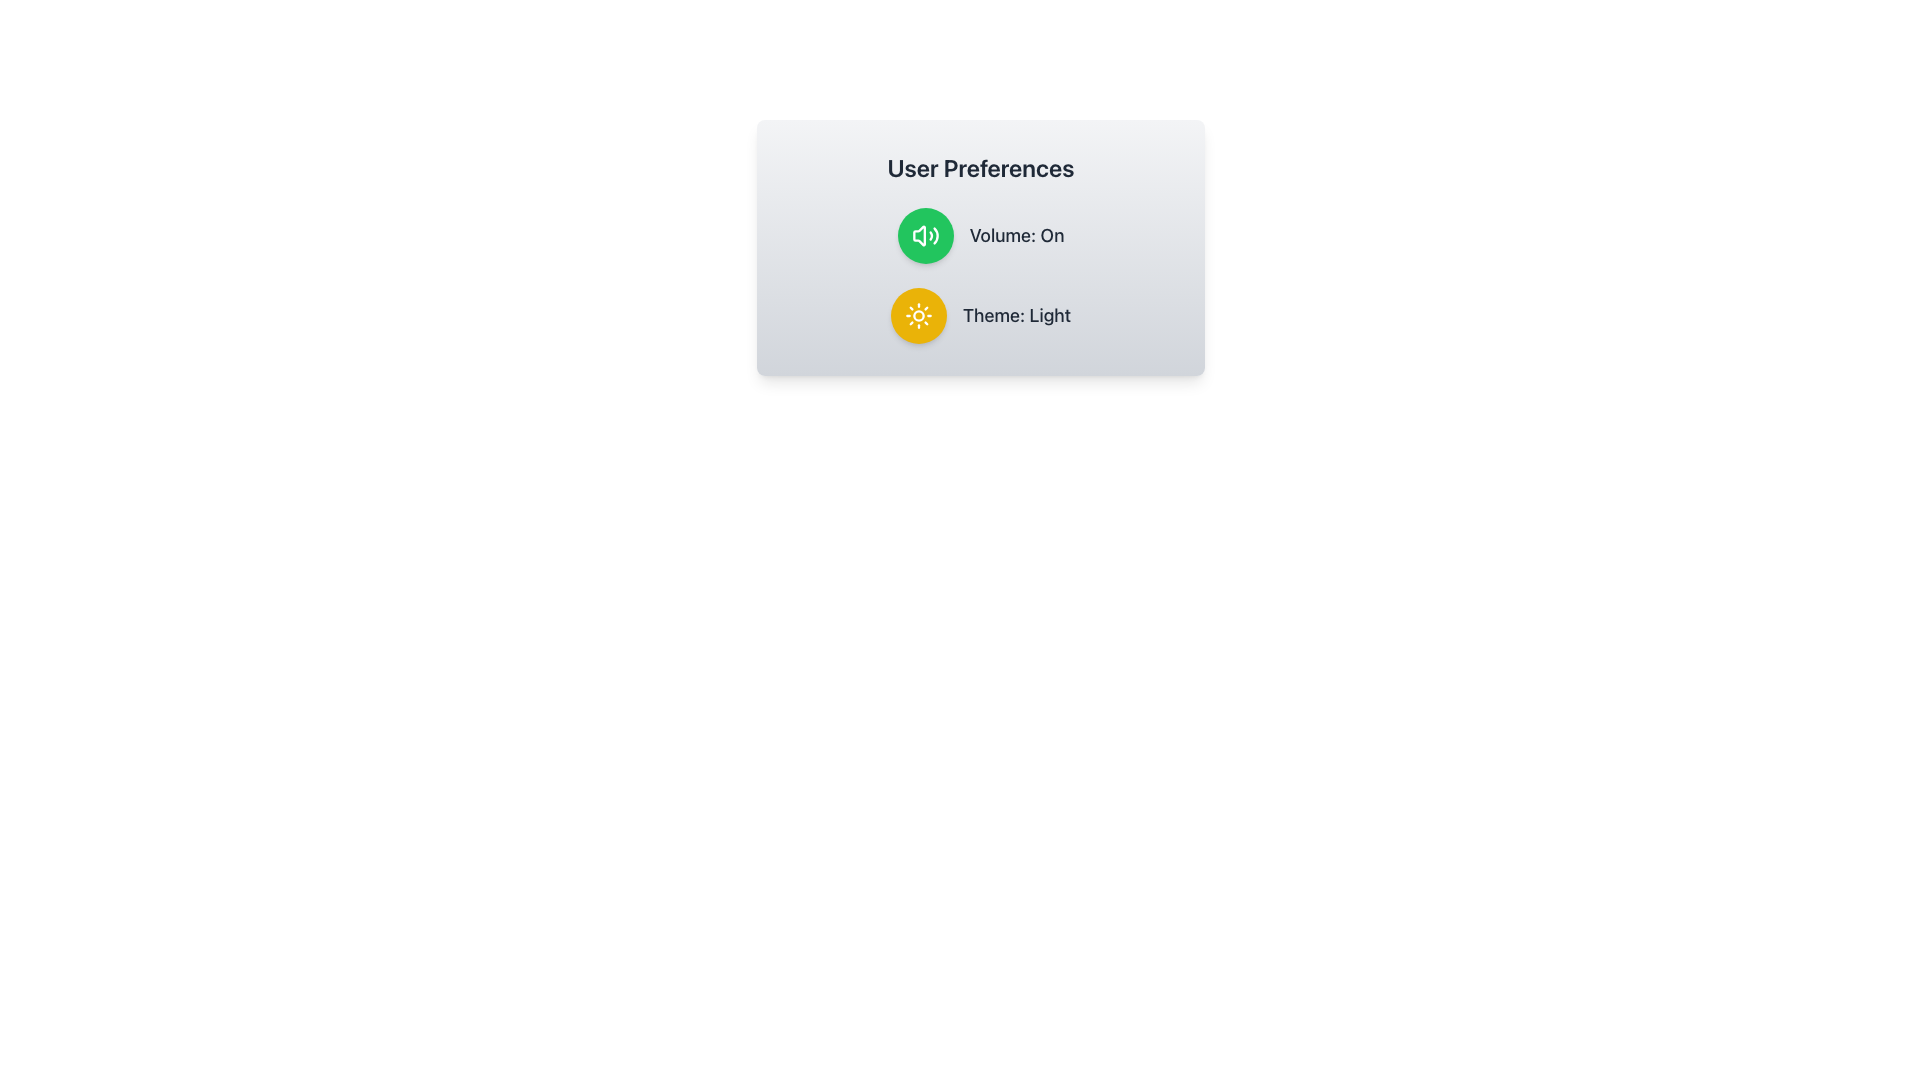 The height and width of the screenshot is (1080, 1920). What do you see at coordinates (924, 234) in the screenshot?
I see `the volume settings button located in the 'User Preferences' section` at bounding box center [924, 234].